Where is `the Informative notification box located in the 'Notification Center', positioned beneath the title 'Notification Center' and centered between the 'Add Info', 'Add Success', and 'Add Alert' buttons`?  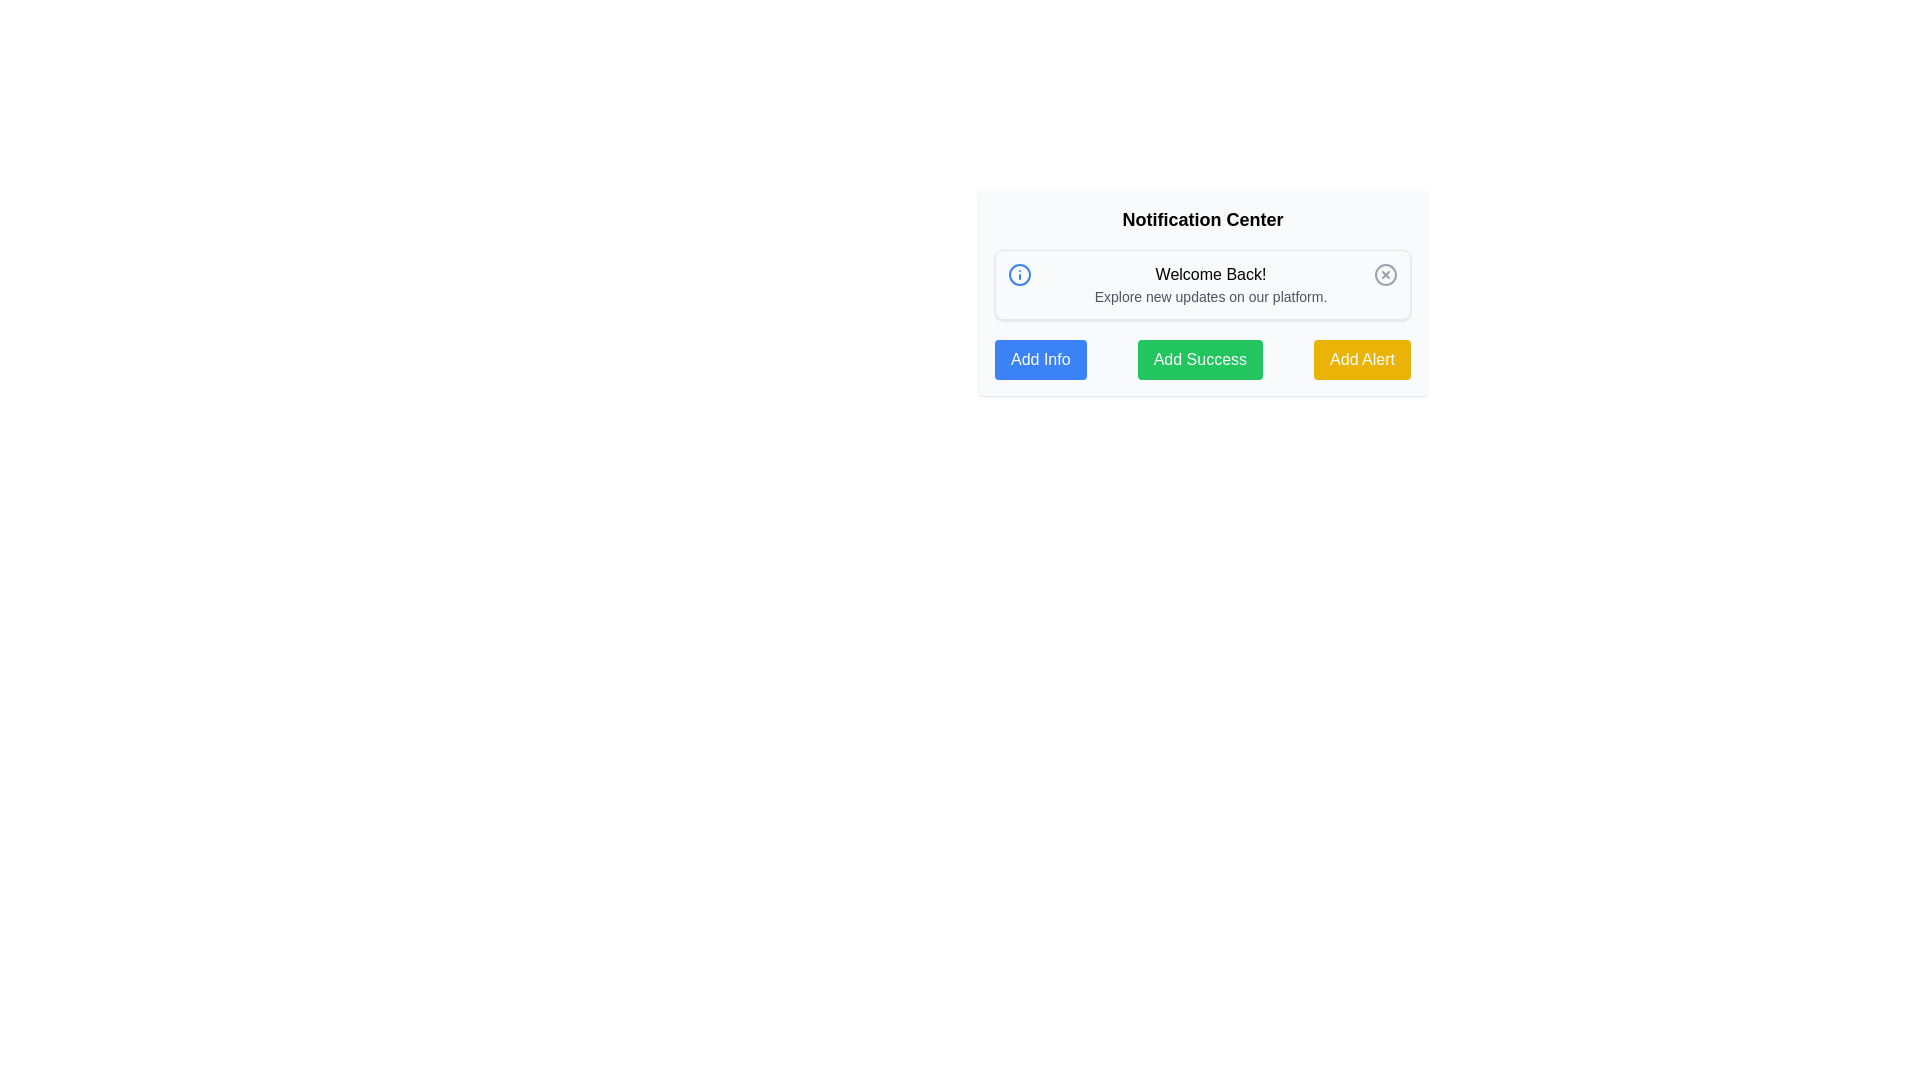
the Informative notification box located in the 'Notification Center', positioned beneath the title 'Notification Center' and centered between the 'Add Info', 'Add Success', and 'Add Alert' buttons is located at coordinates (1202, 285).